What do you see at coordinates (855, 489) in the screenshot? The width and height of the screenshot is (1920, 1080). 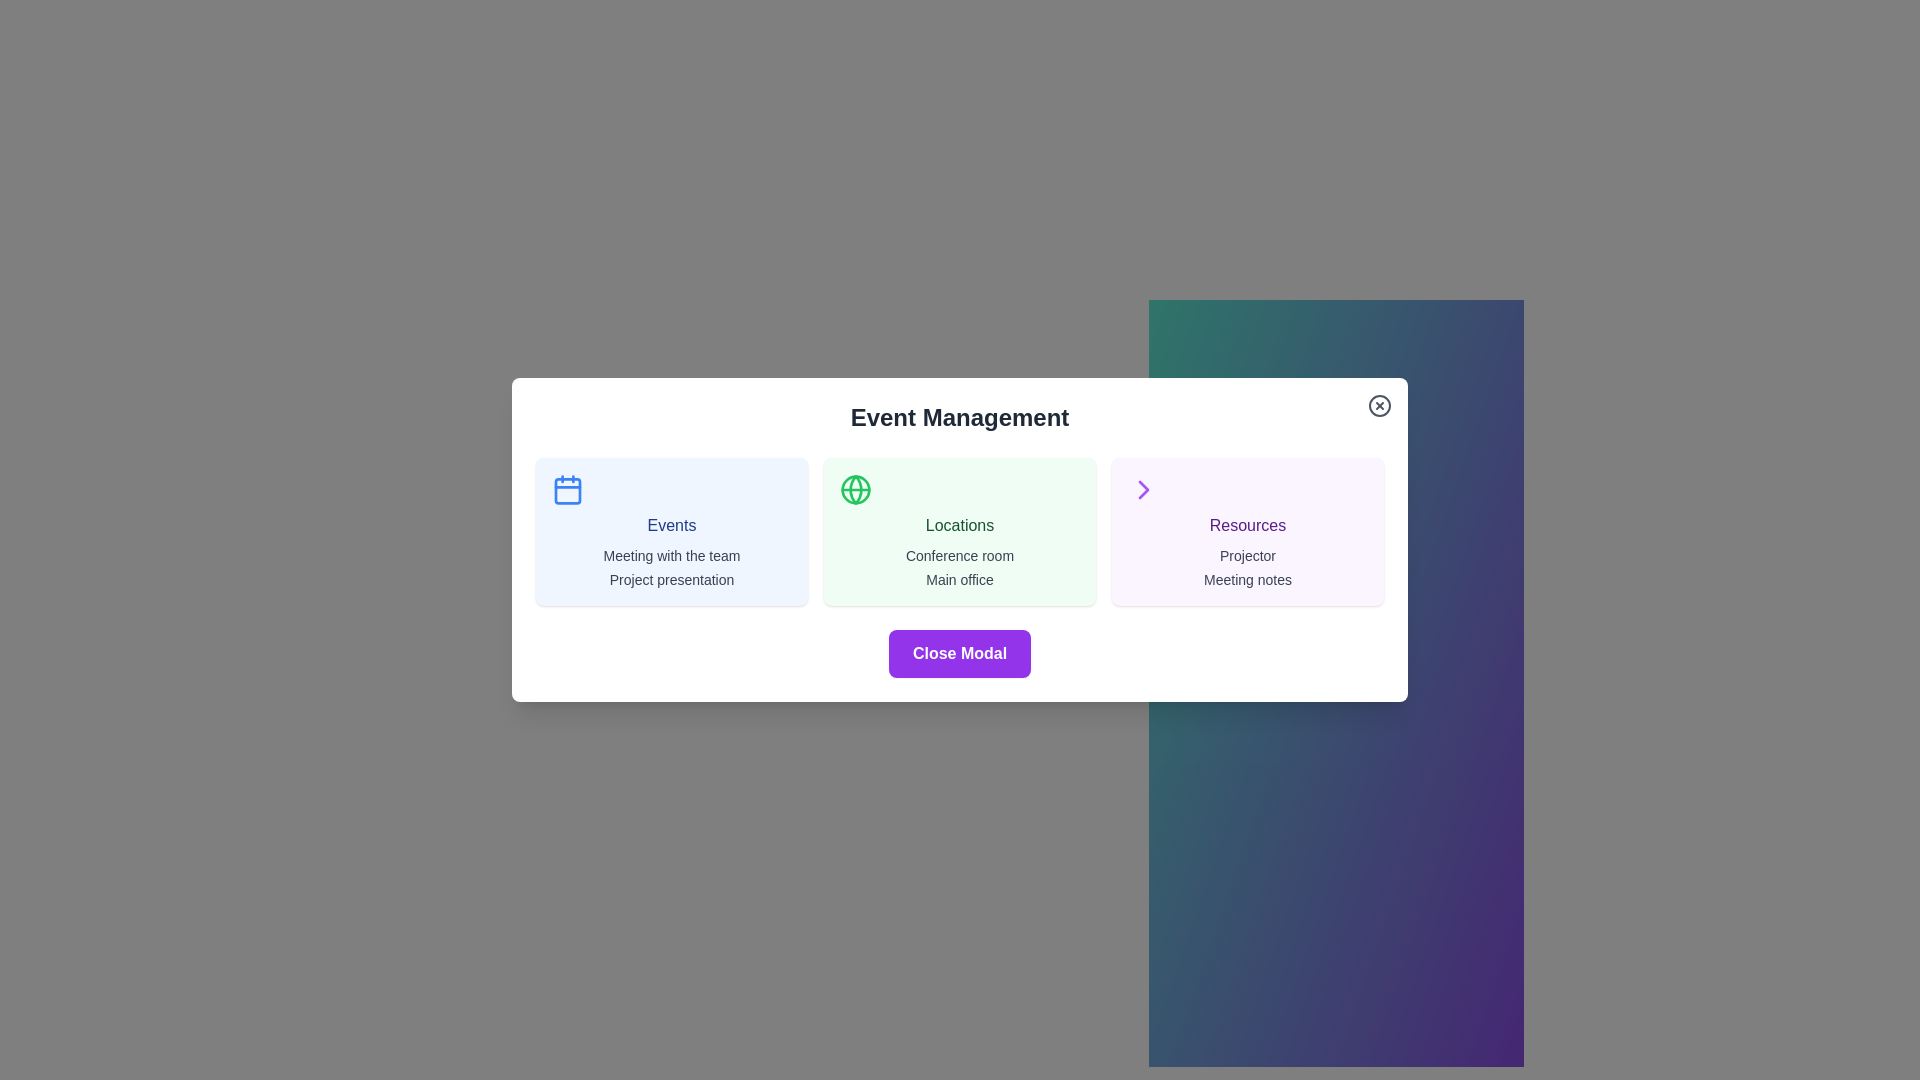 I see `the narrow elliptical arc within the green globe icon, which indicates rotation or orbit, located above the 'Locations' section in the dialog box` at bounding box center [855, 489].